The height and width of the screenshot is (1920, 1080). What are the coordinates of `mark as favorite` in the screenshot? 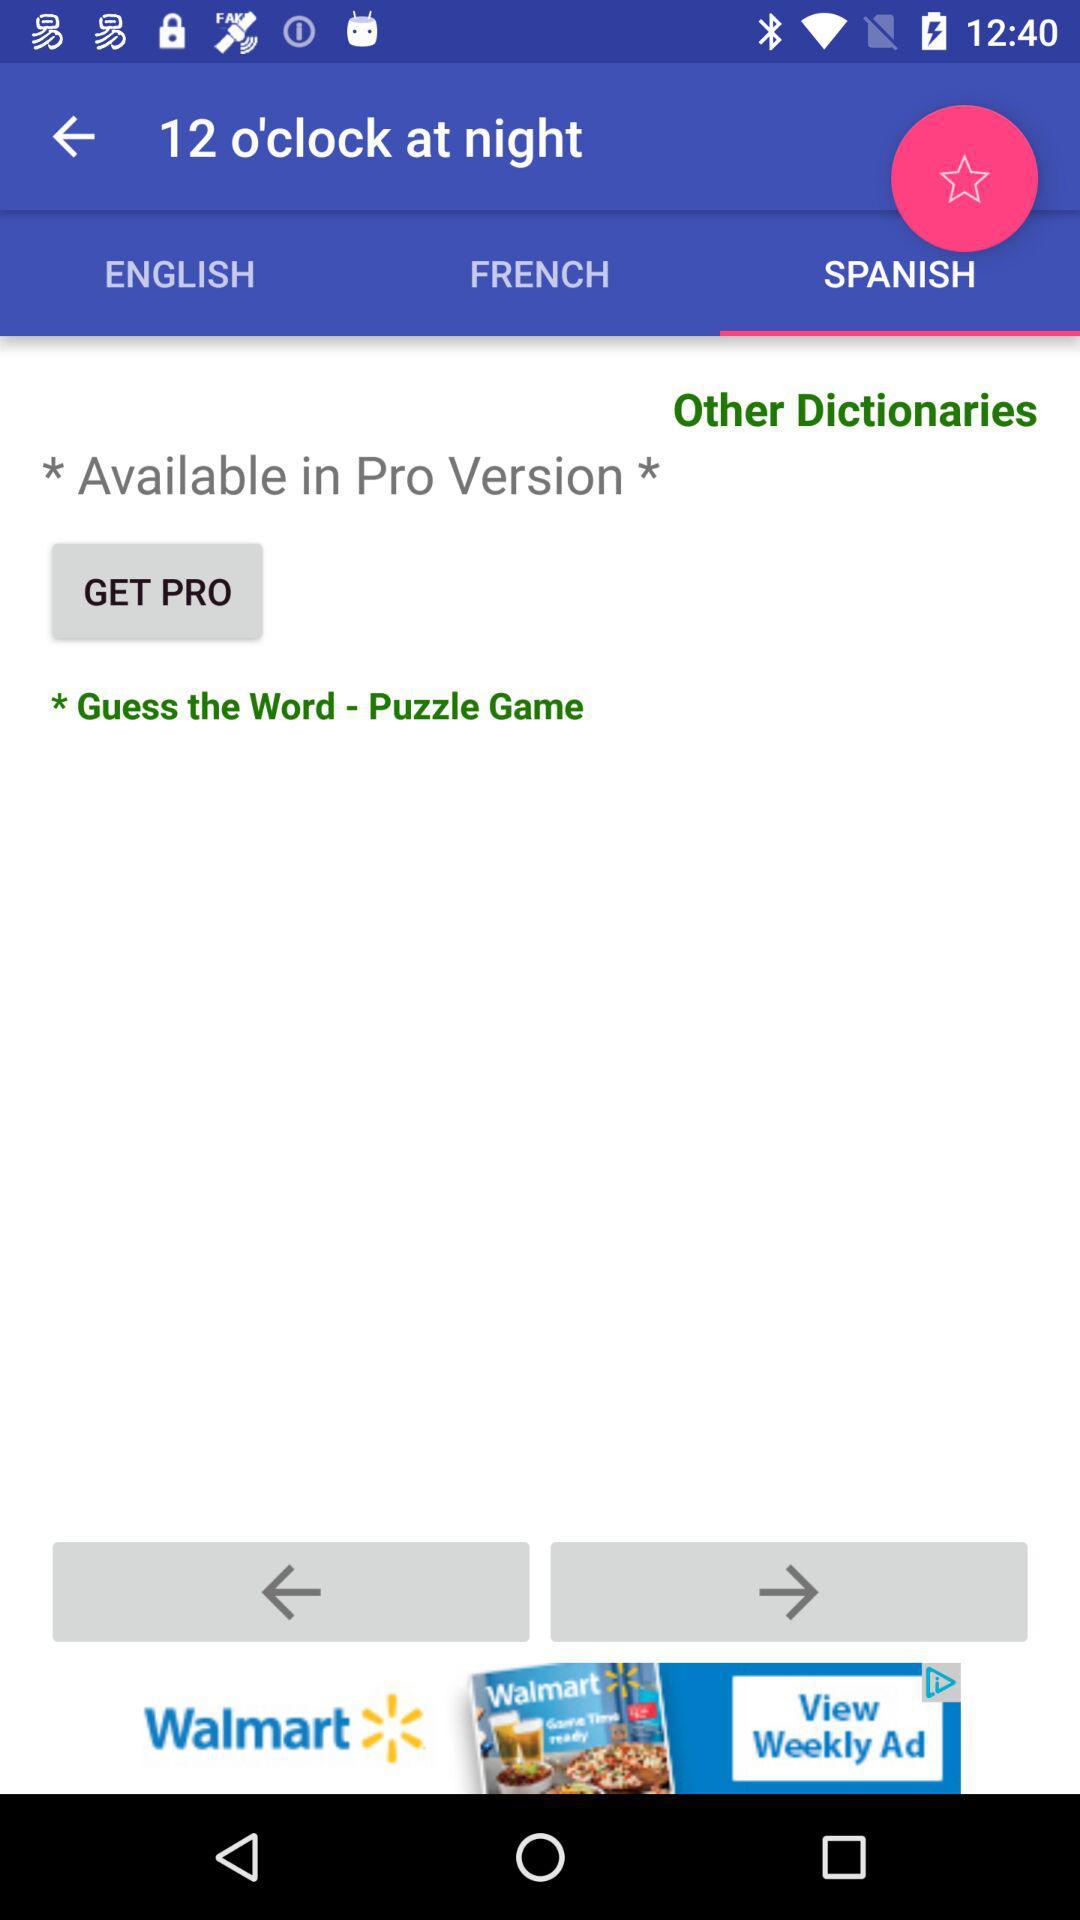 It's located at (963, 178).